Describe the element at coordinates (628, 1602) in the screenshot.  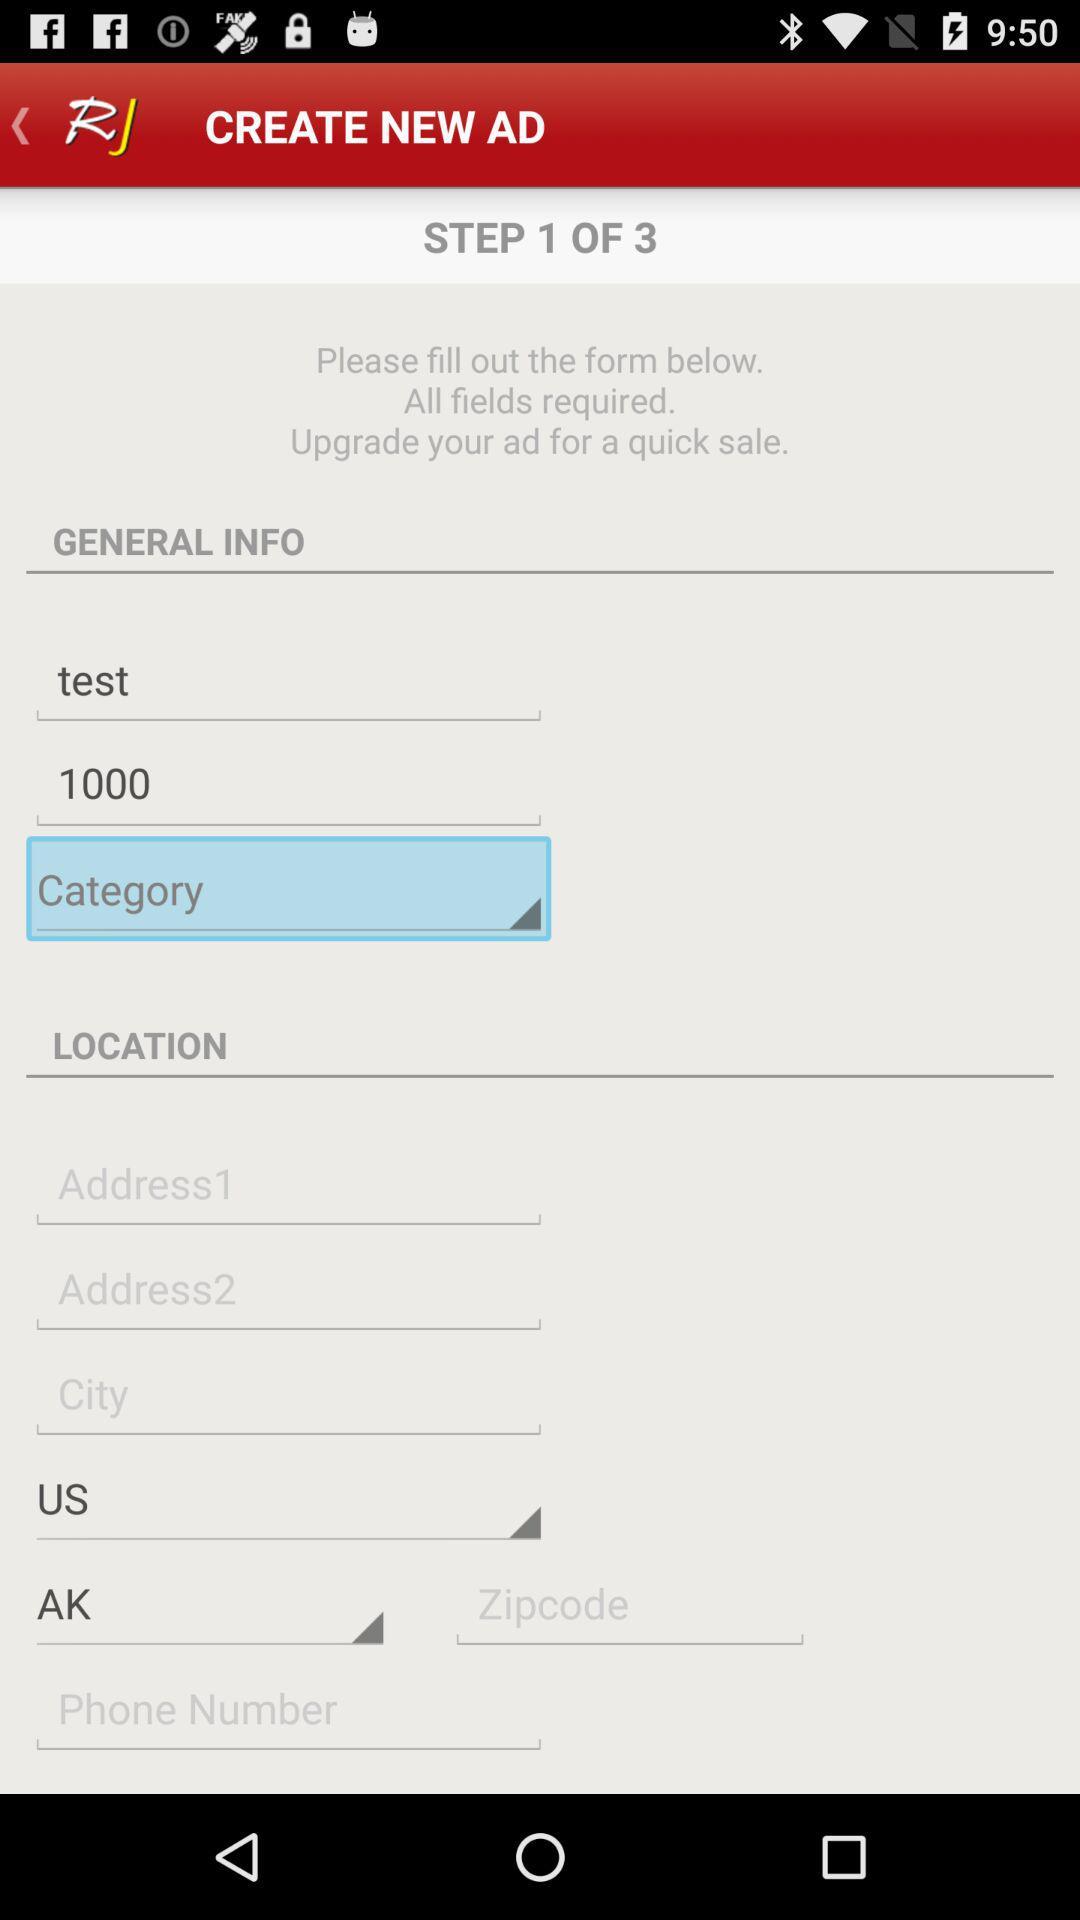
I see `put the zip code` at that location.